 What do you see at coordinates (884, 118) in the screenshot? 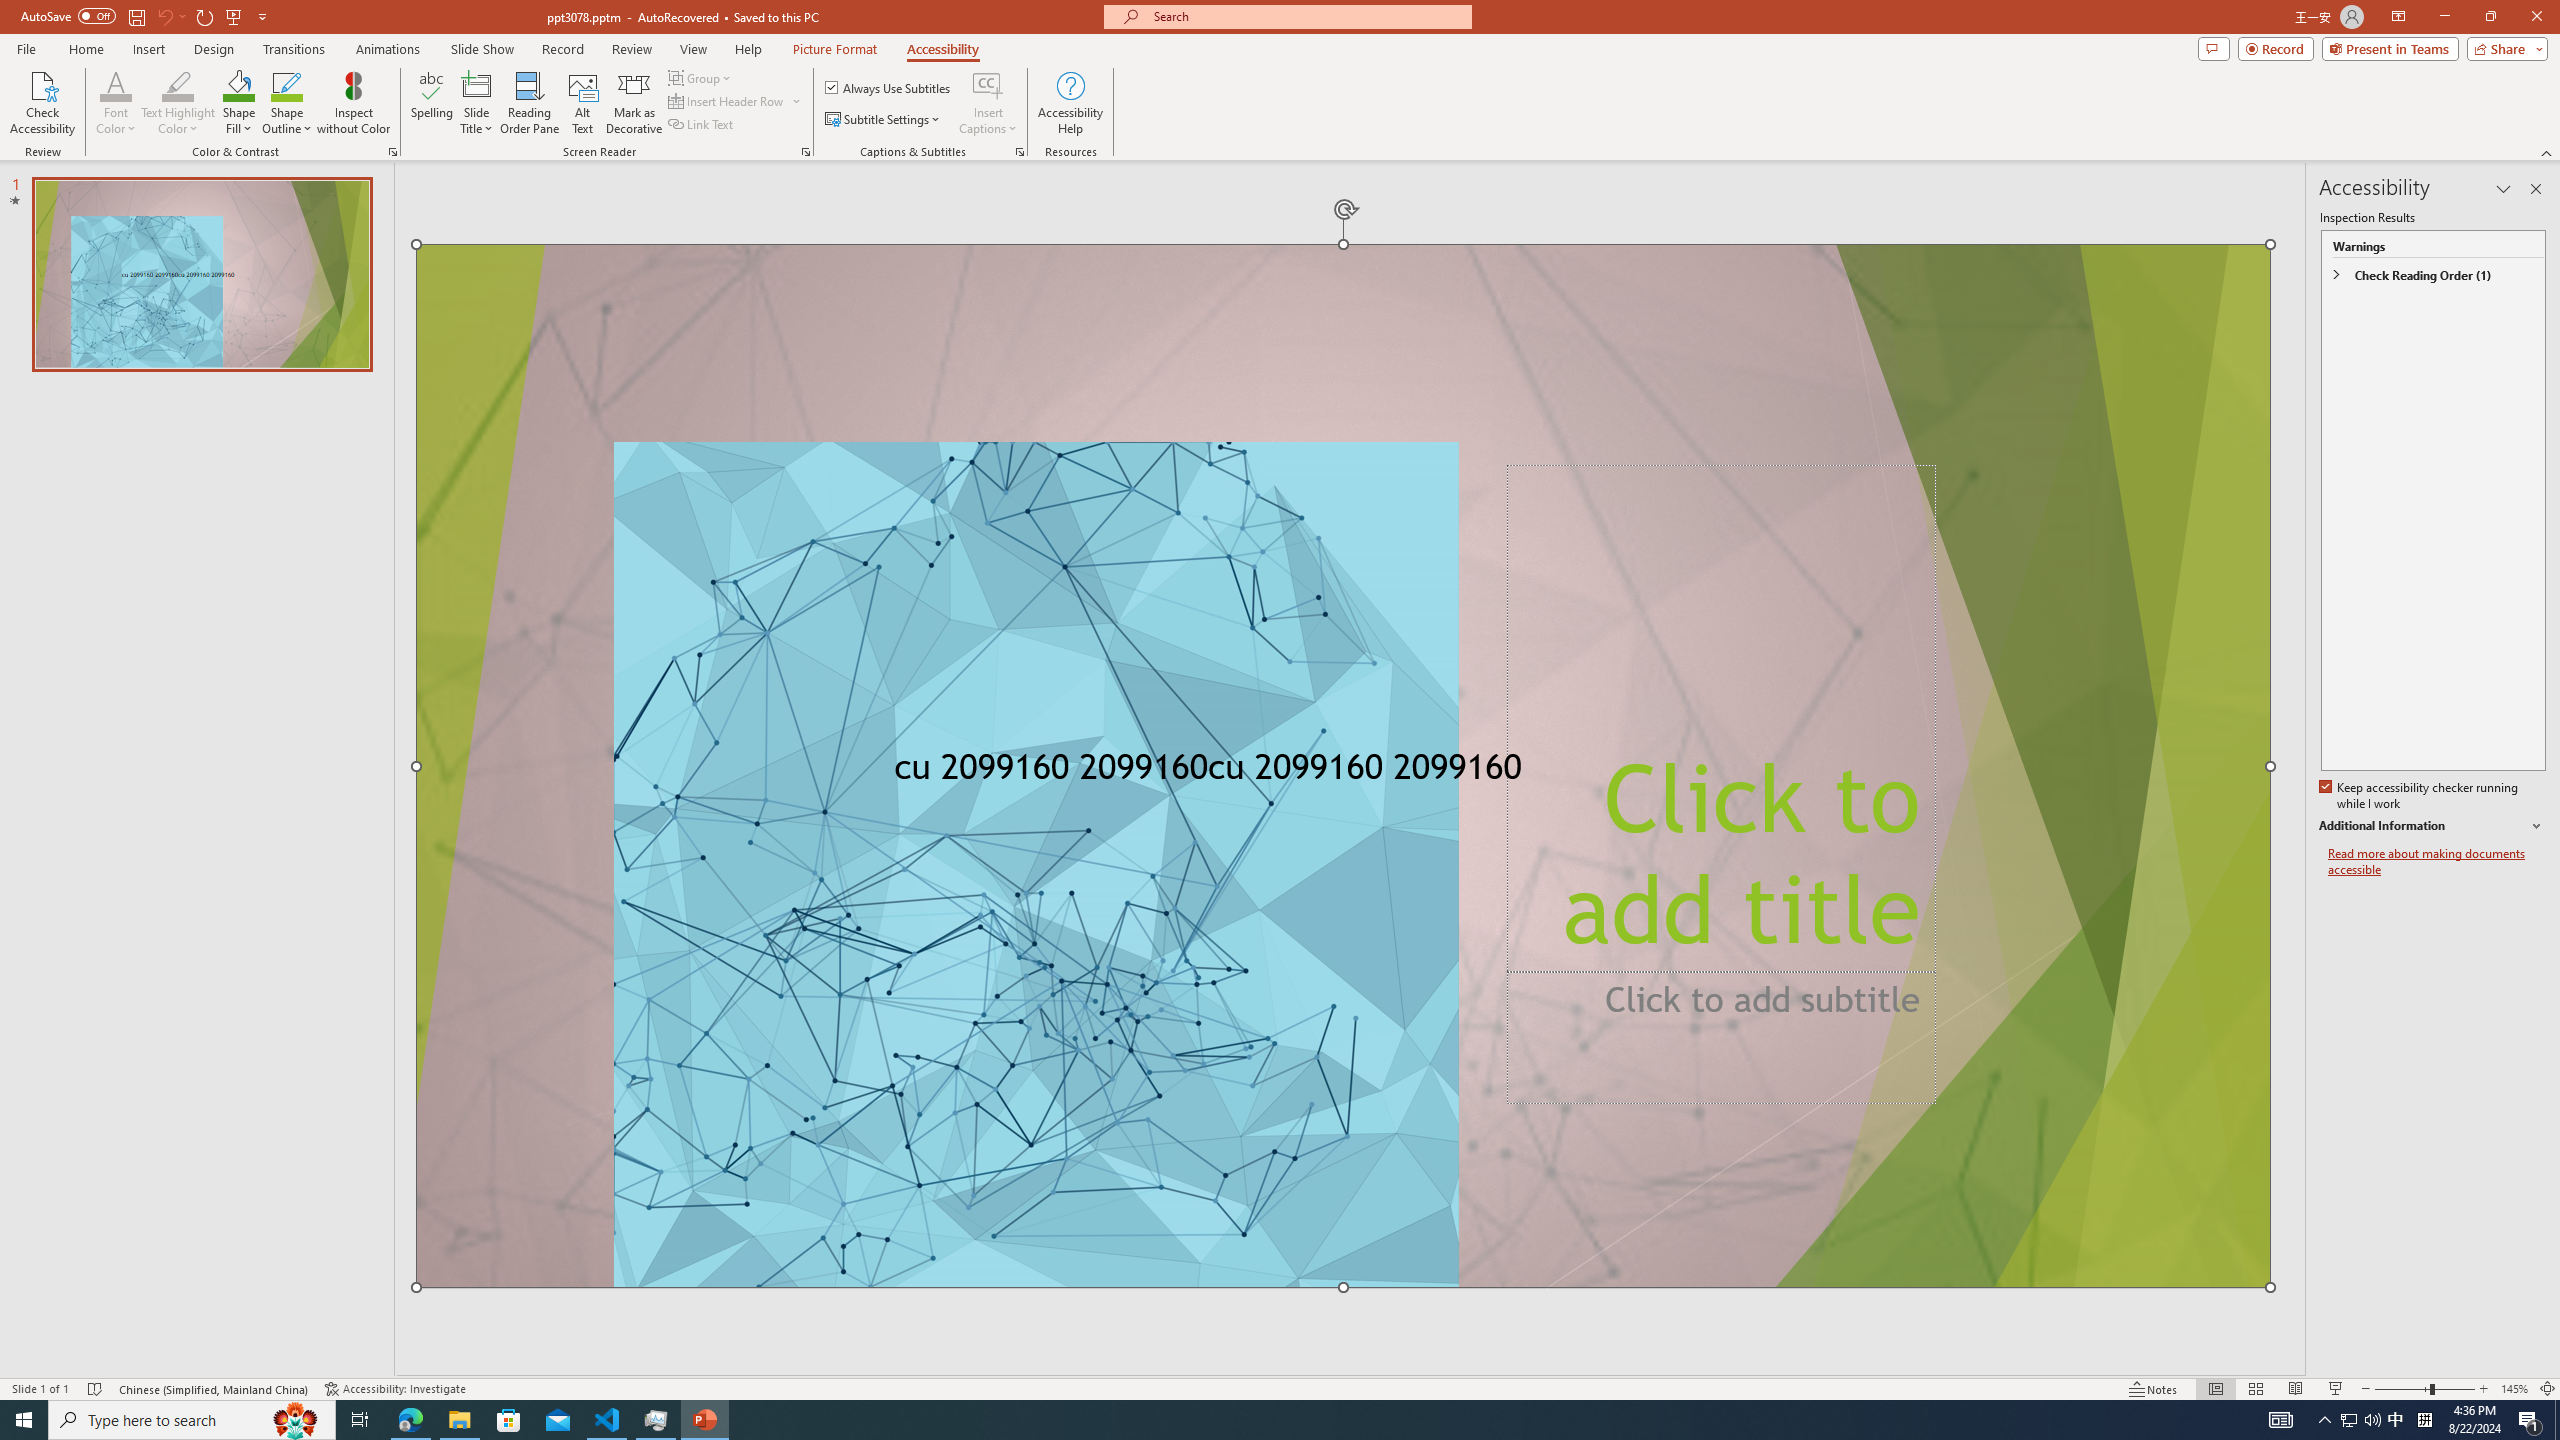
I see `'Subtitle Settings'` at bounding box center [884, 118].